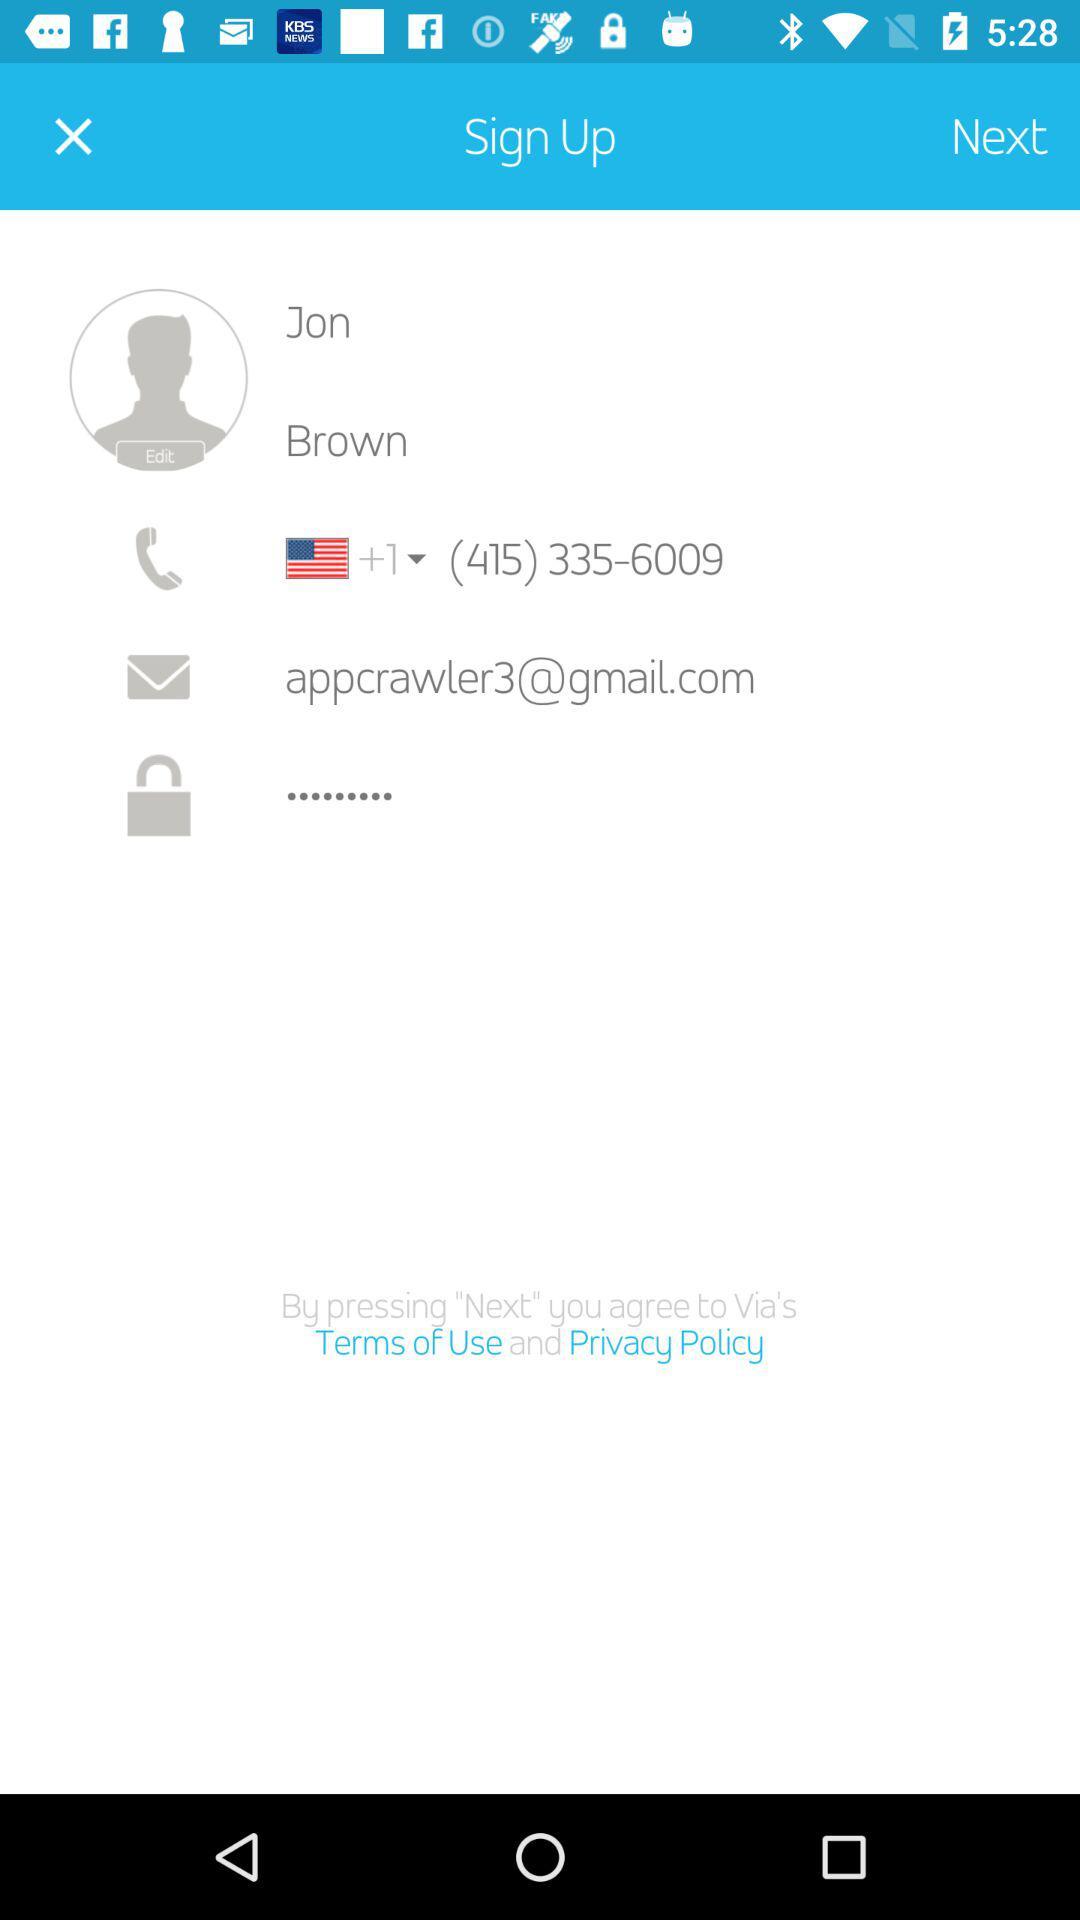 The width and height of the screenshot is (1080, 1920). Describe the element at coordinates (157, 380) in the screenshot. I see `the item to the left of the jon item` at that location.